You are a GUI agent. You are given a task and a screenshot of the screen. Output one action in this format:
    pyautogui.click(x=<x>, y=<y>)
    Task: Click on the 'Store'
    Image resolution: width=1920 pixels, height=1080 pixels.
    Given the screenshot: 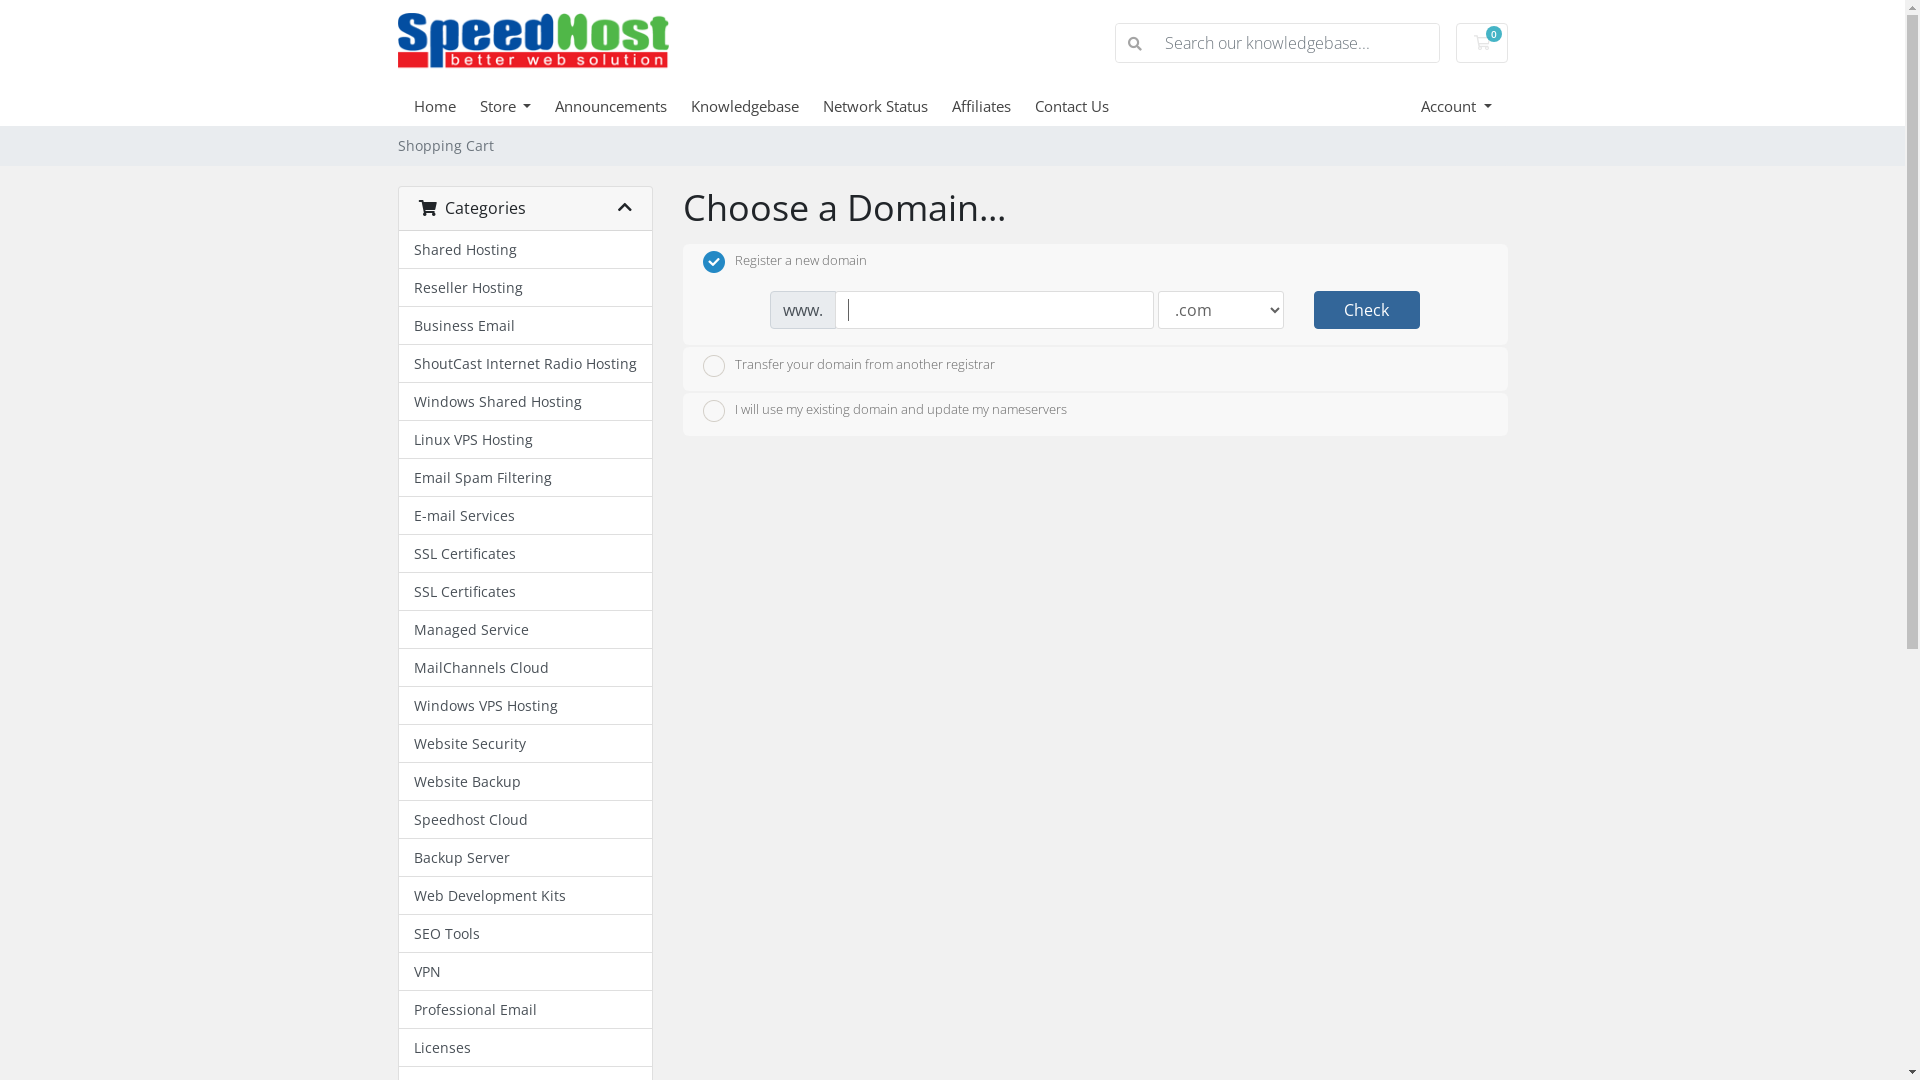 What is the action you would take?
    pyautogui.click(x=518, y=105)
    